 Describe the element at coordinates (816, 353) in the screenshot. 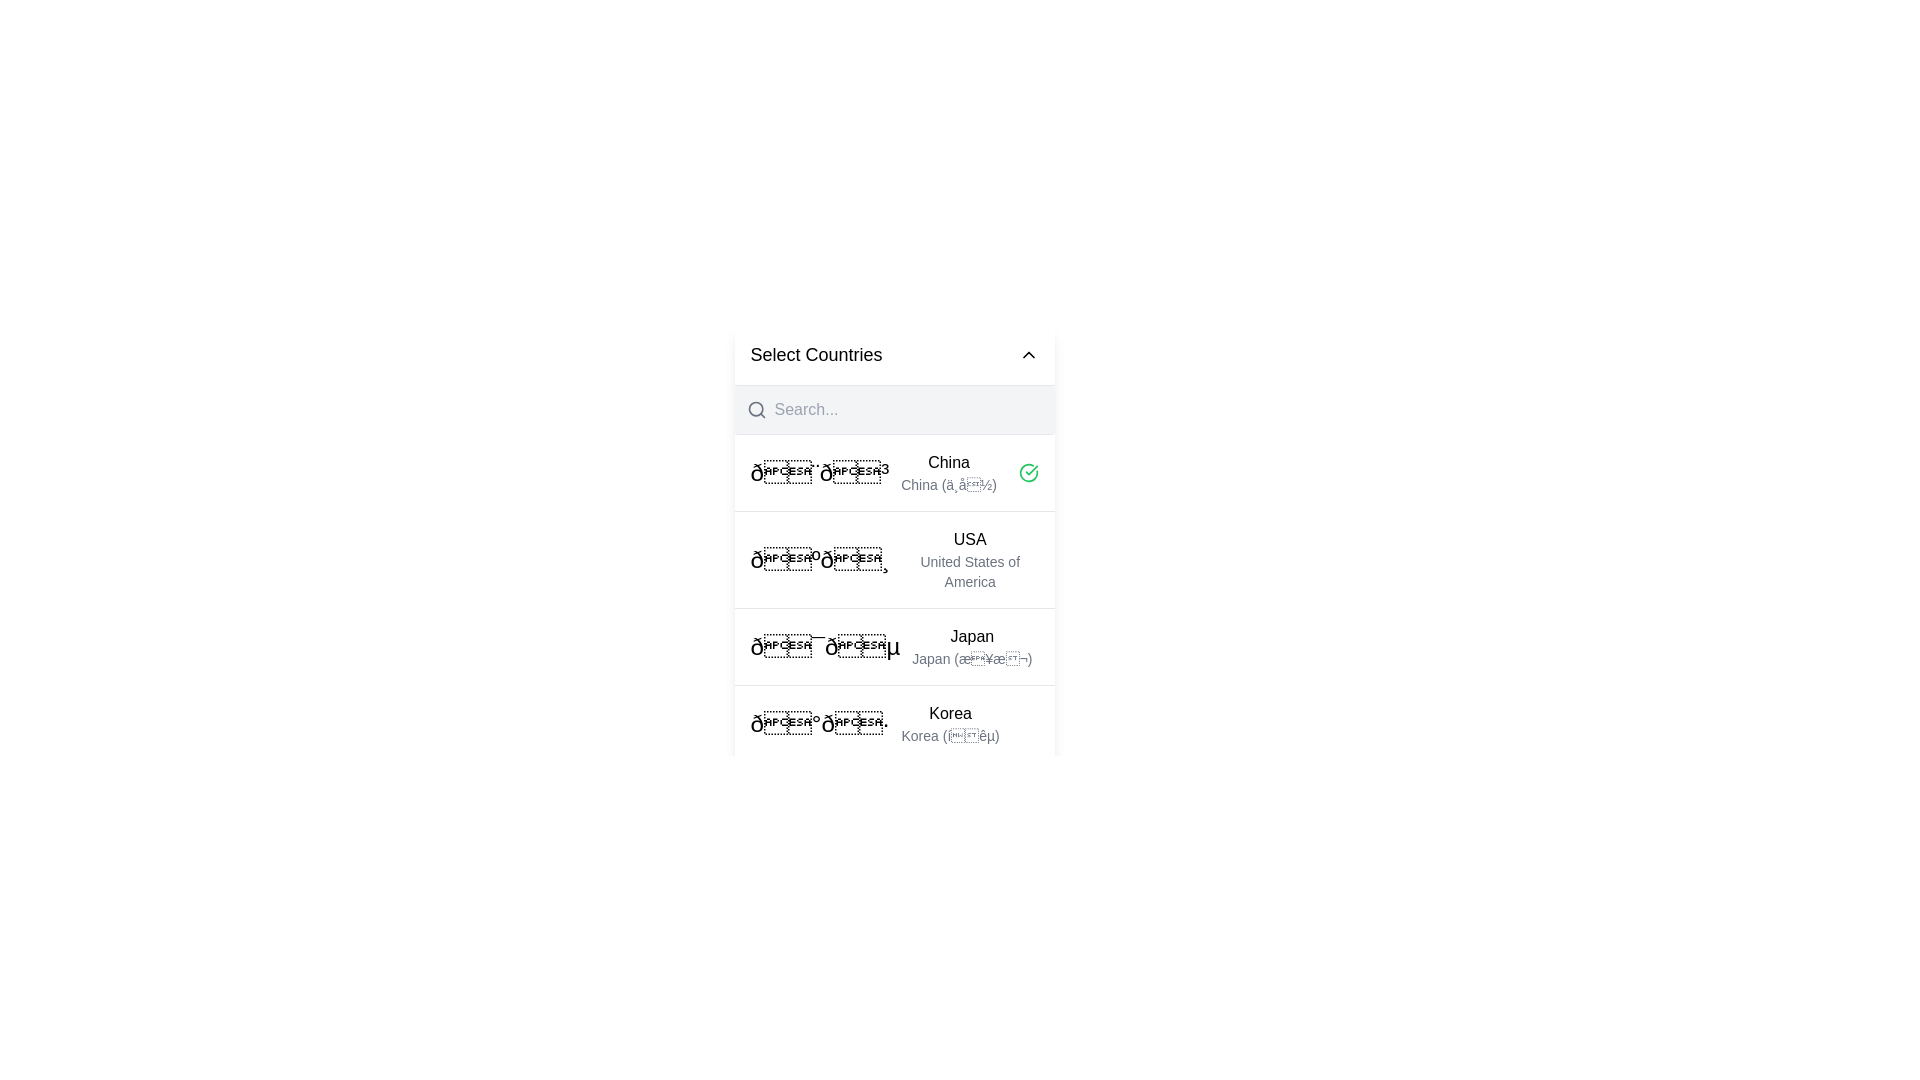

I see `the text label displaying 'Select Countries' in a medium-sized, bold font located in the header section of the dropdown menu` at that location.